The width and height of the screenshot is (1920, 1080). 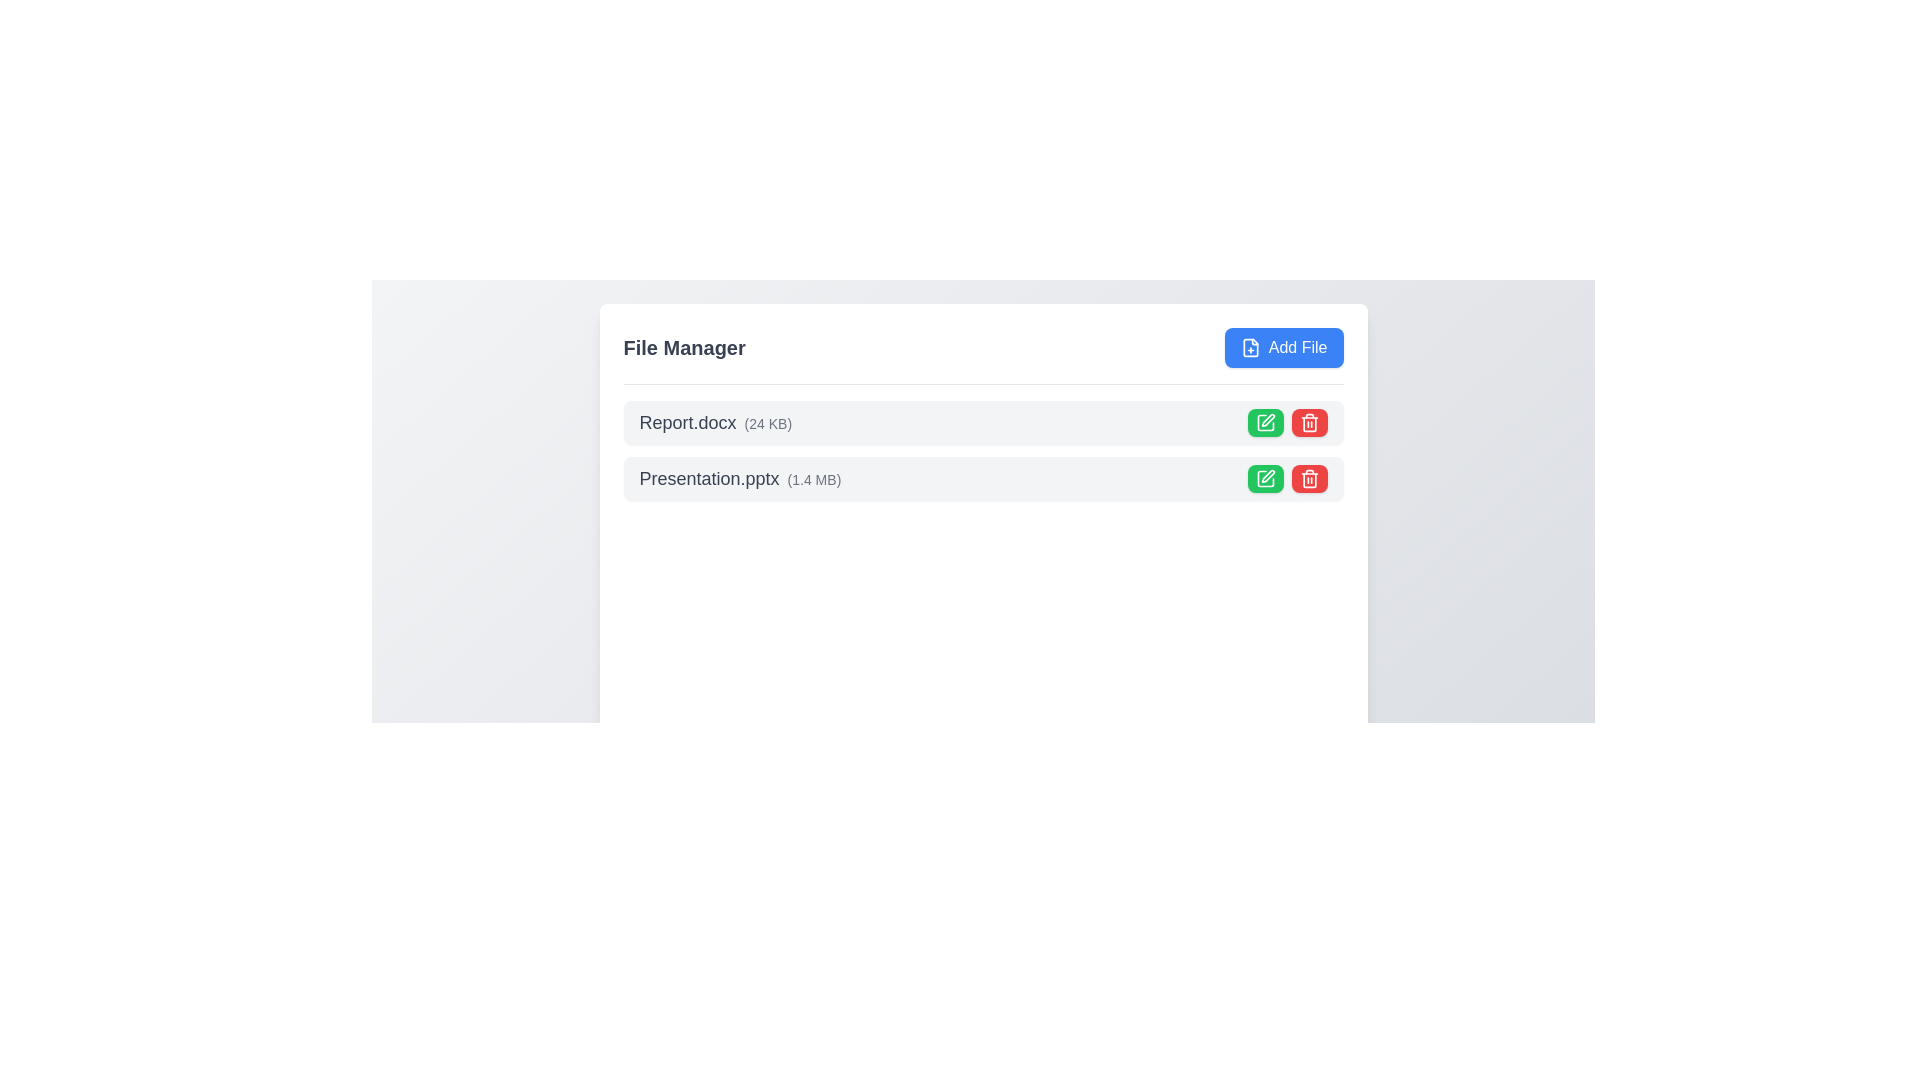 I want to click on the decorative and functional vector graphic icon for the 'Add File' button located at the top-right corner of the interface, so click(x=1249, y=346).